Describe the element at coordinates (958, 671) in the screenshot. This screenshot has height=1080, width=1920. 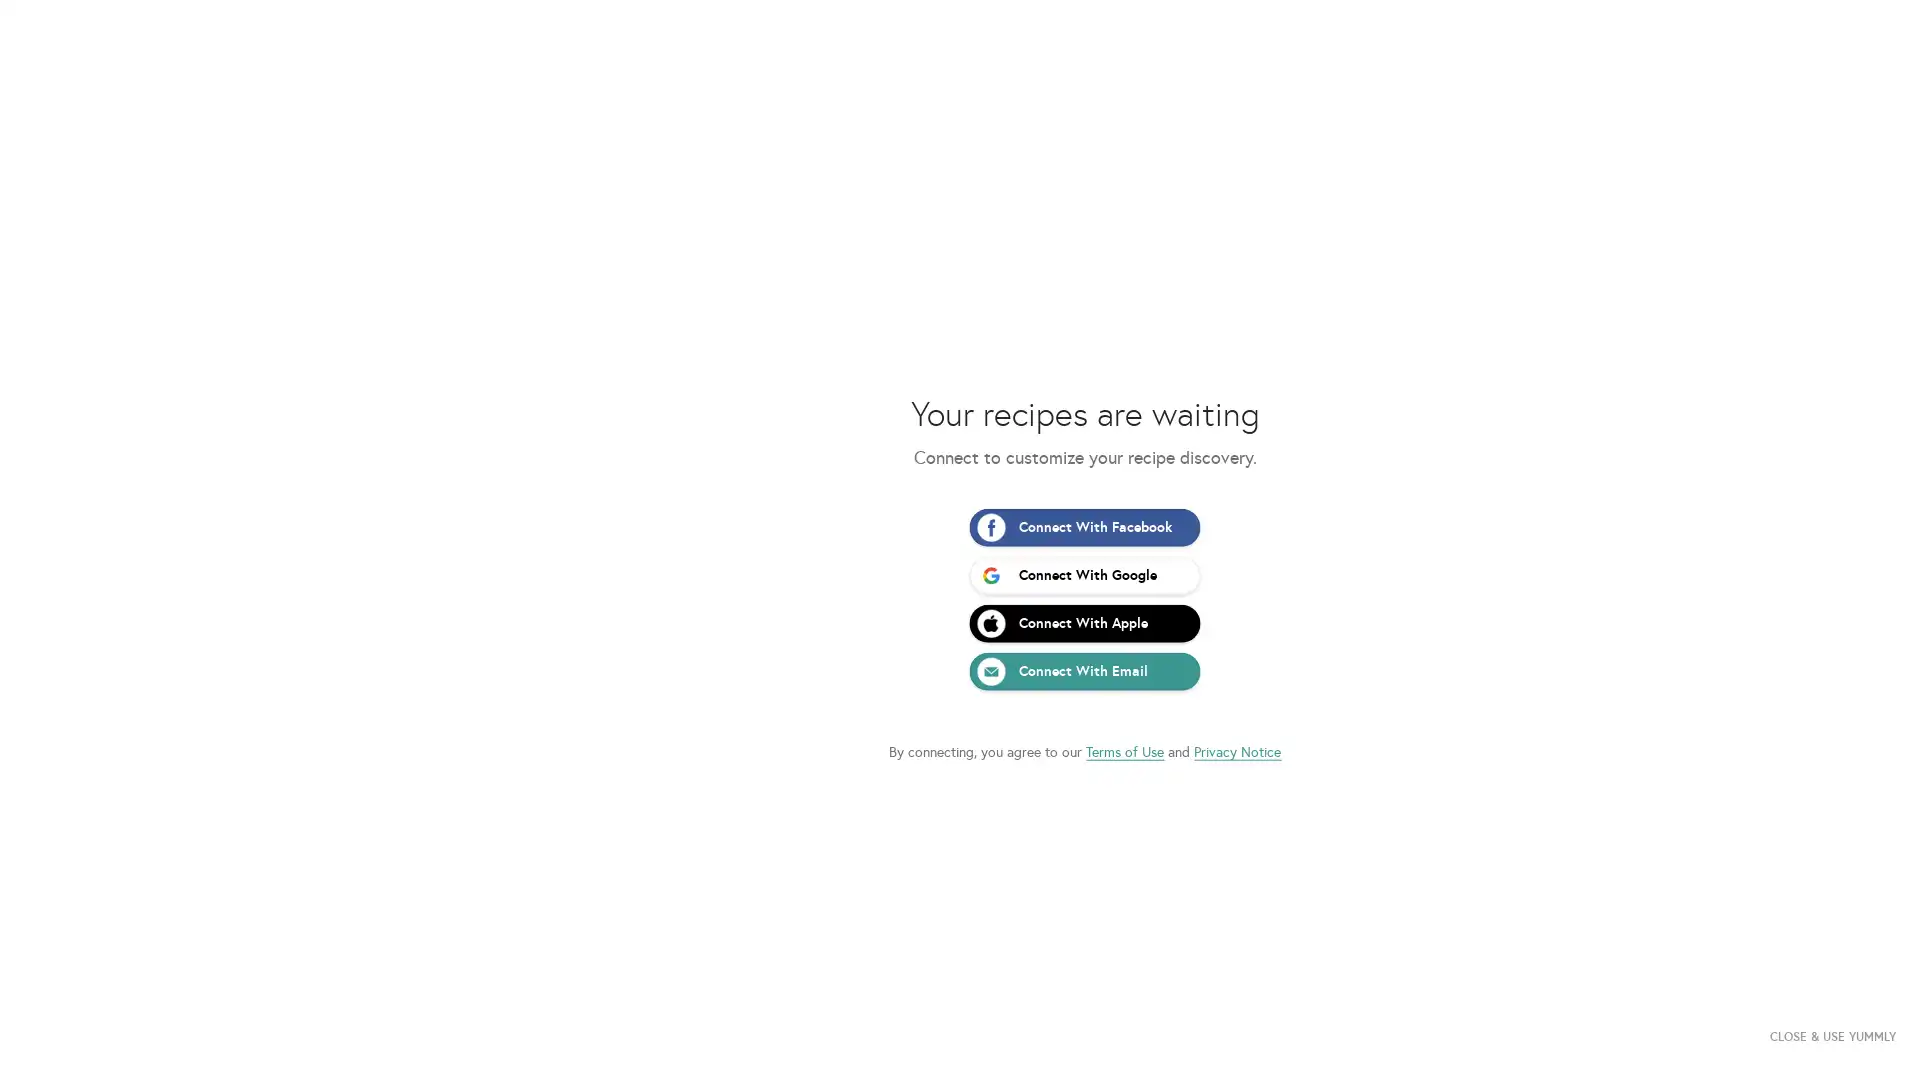
I see `Connect with Email` at that location.